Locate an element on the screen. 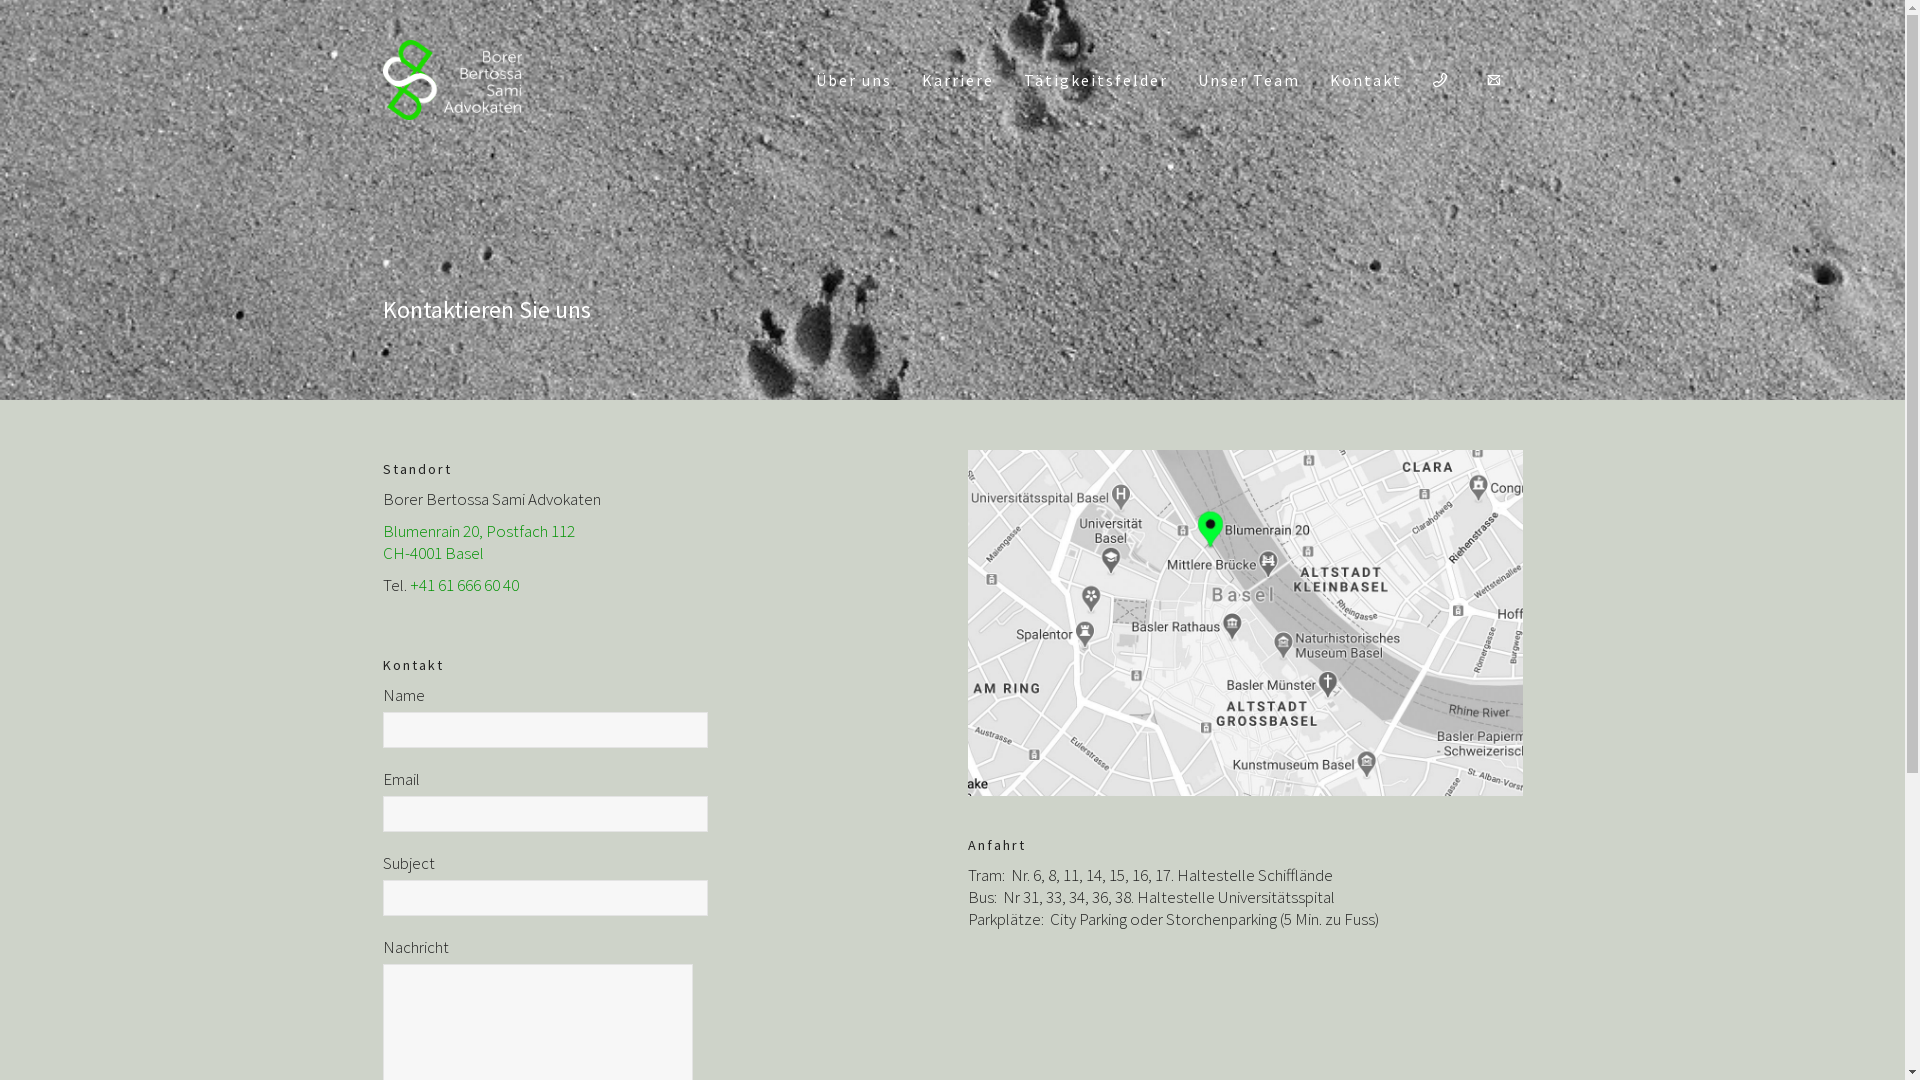 Image resolution: width=1920 pixels, height=1080 pixels. 'Kontakt' is located at coordinates (1363, 79).